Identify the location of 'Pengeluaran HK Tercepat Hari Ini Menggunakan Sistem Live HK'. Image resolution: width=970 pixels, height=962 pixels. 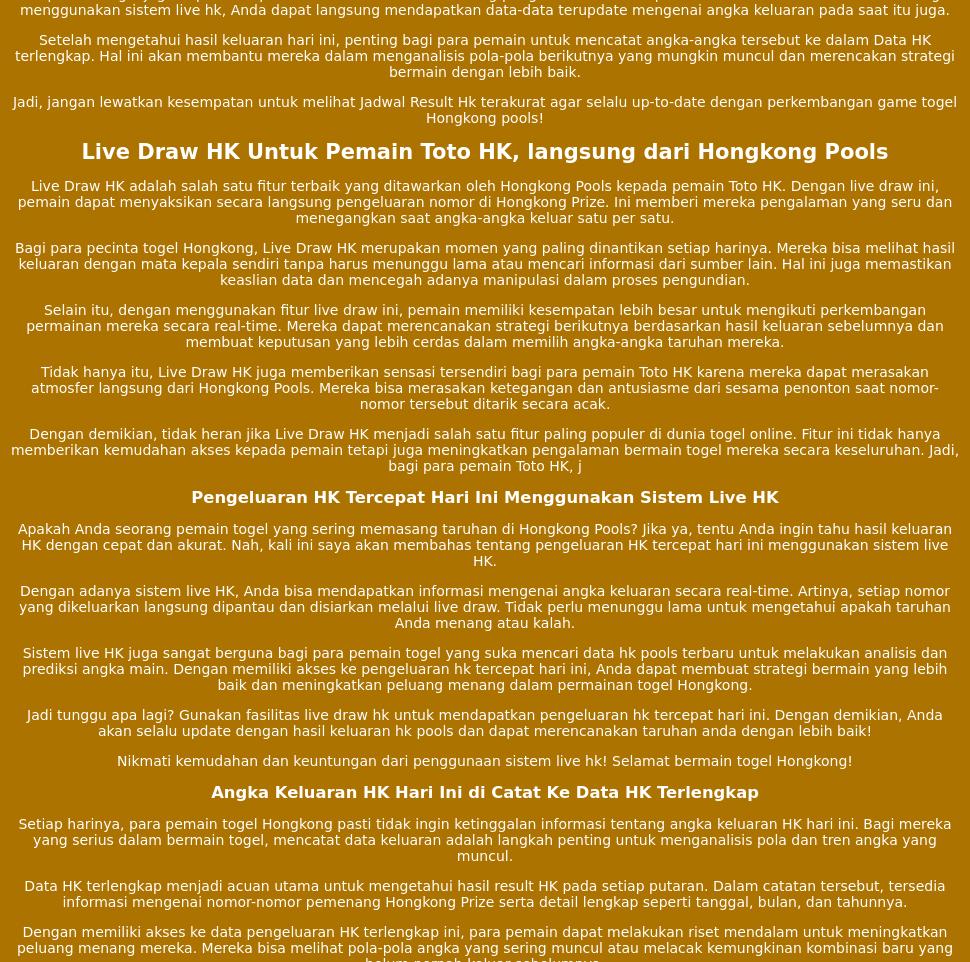
(483, 495).